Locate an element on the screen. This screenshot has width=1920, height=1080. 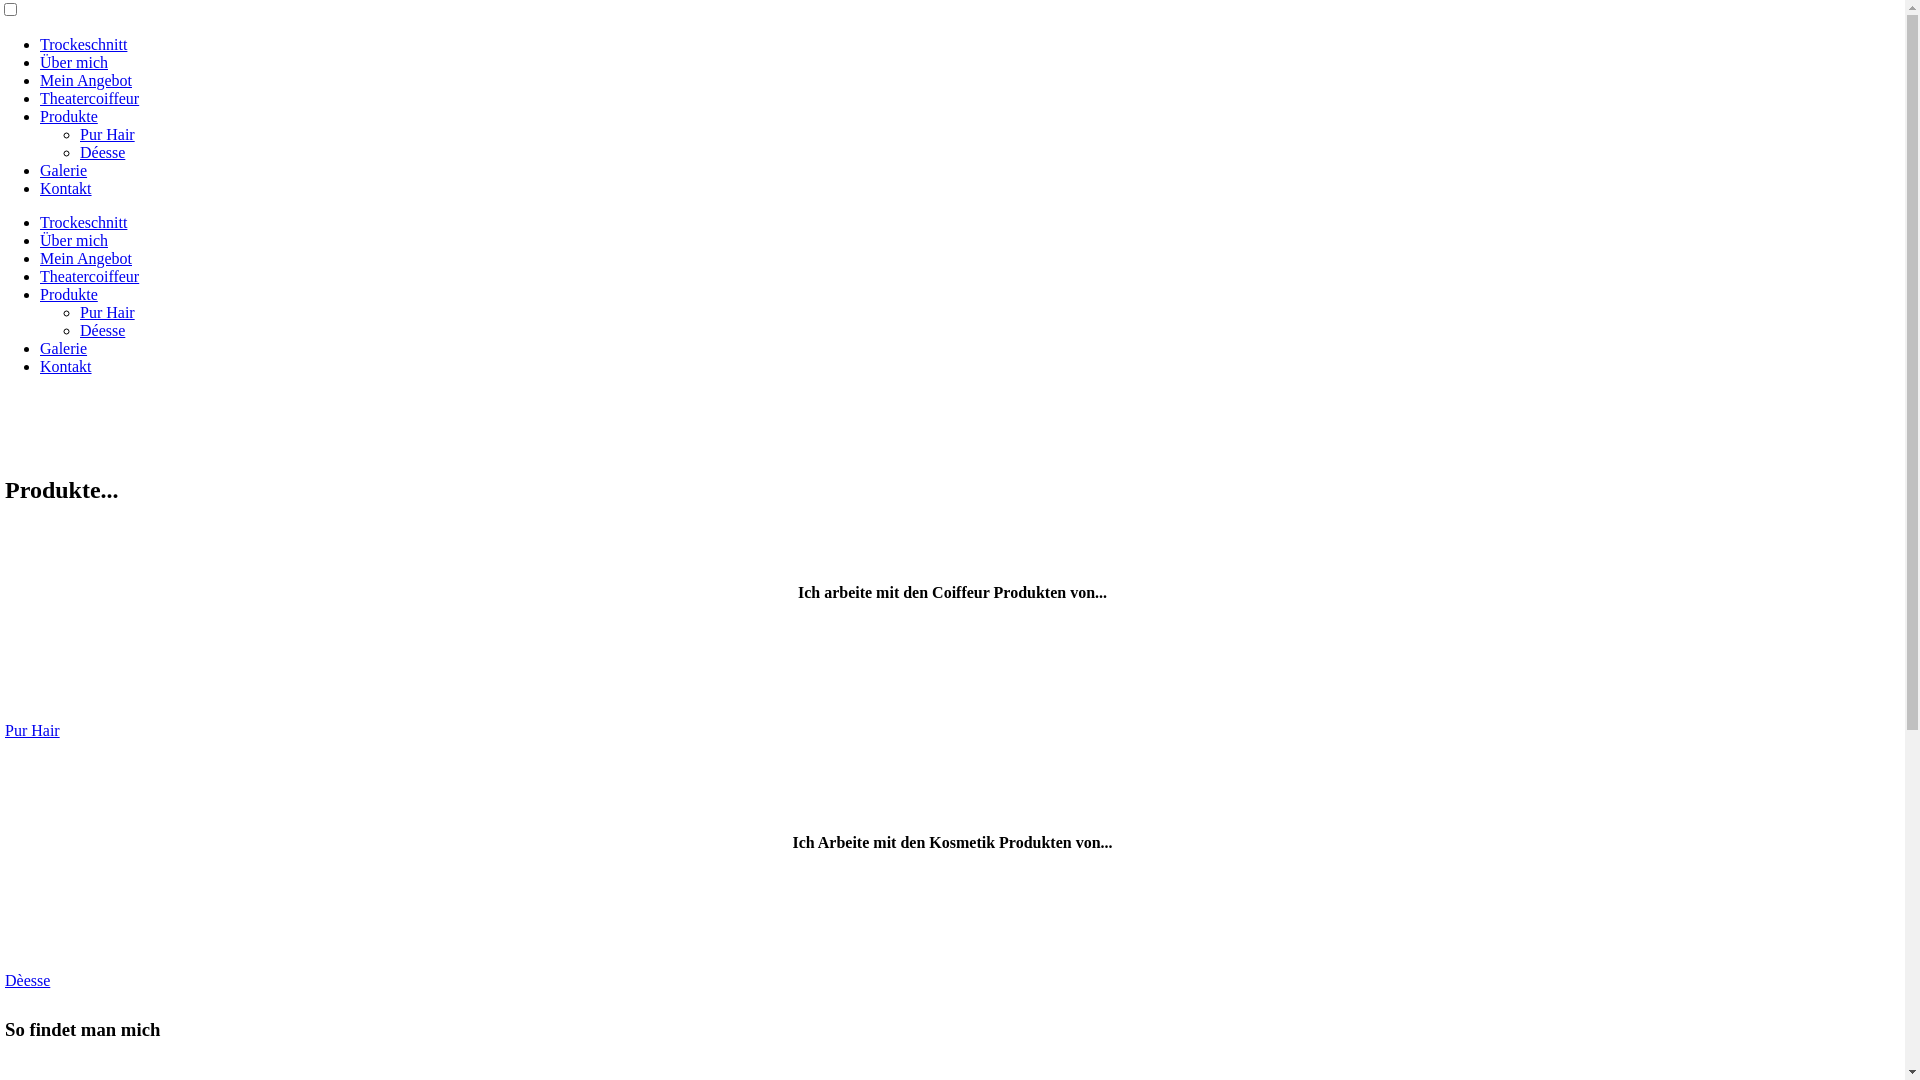
'Pur Hair' is located at coordinates (106, 134).